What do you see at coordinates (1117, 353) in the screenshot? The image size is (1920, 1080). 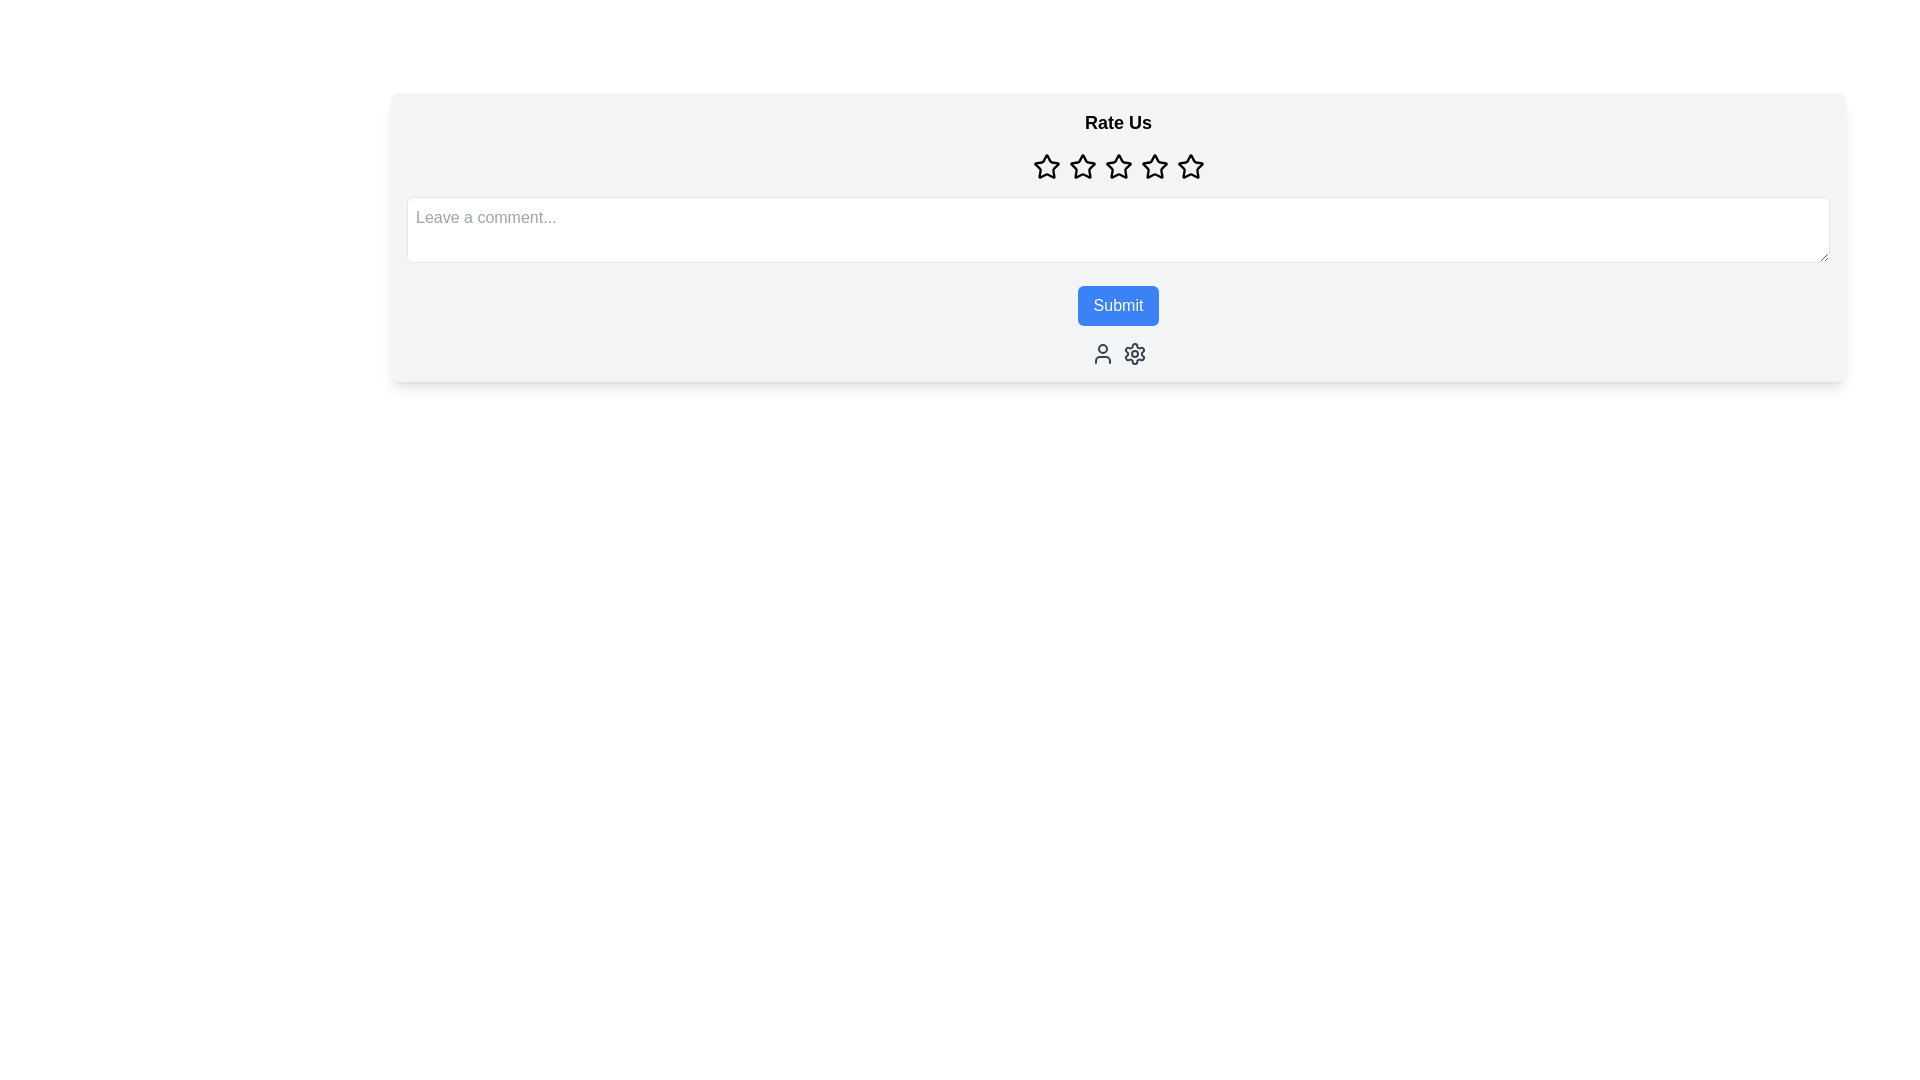 I see `the icon group located at the bottom section of the 'Rate Us' card` at bounding box center [1117, 353].